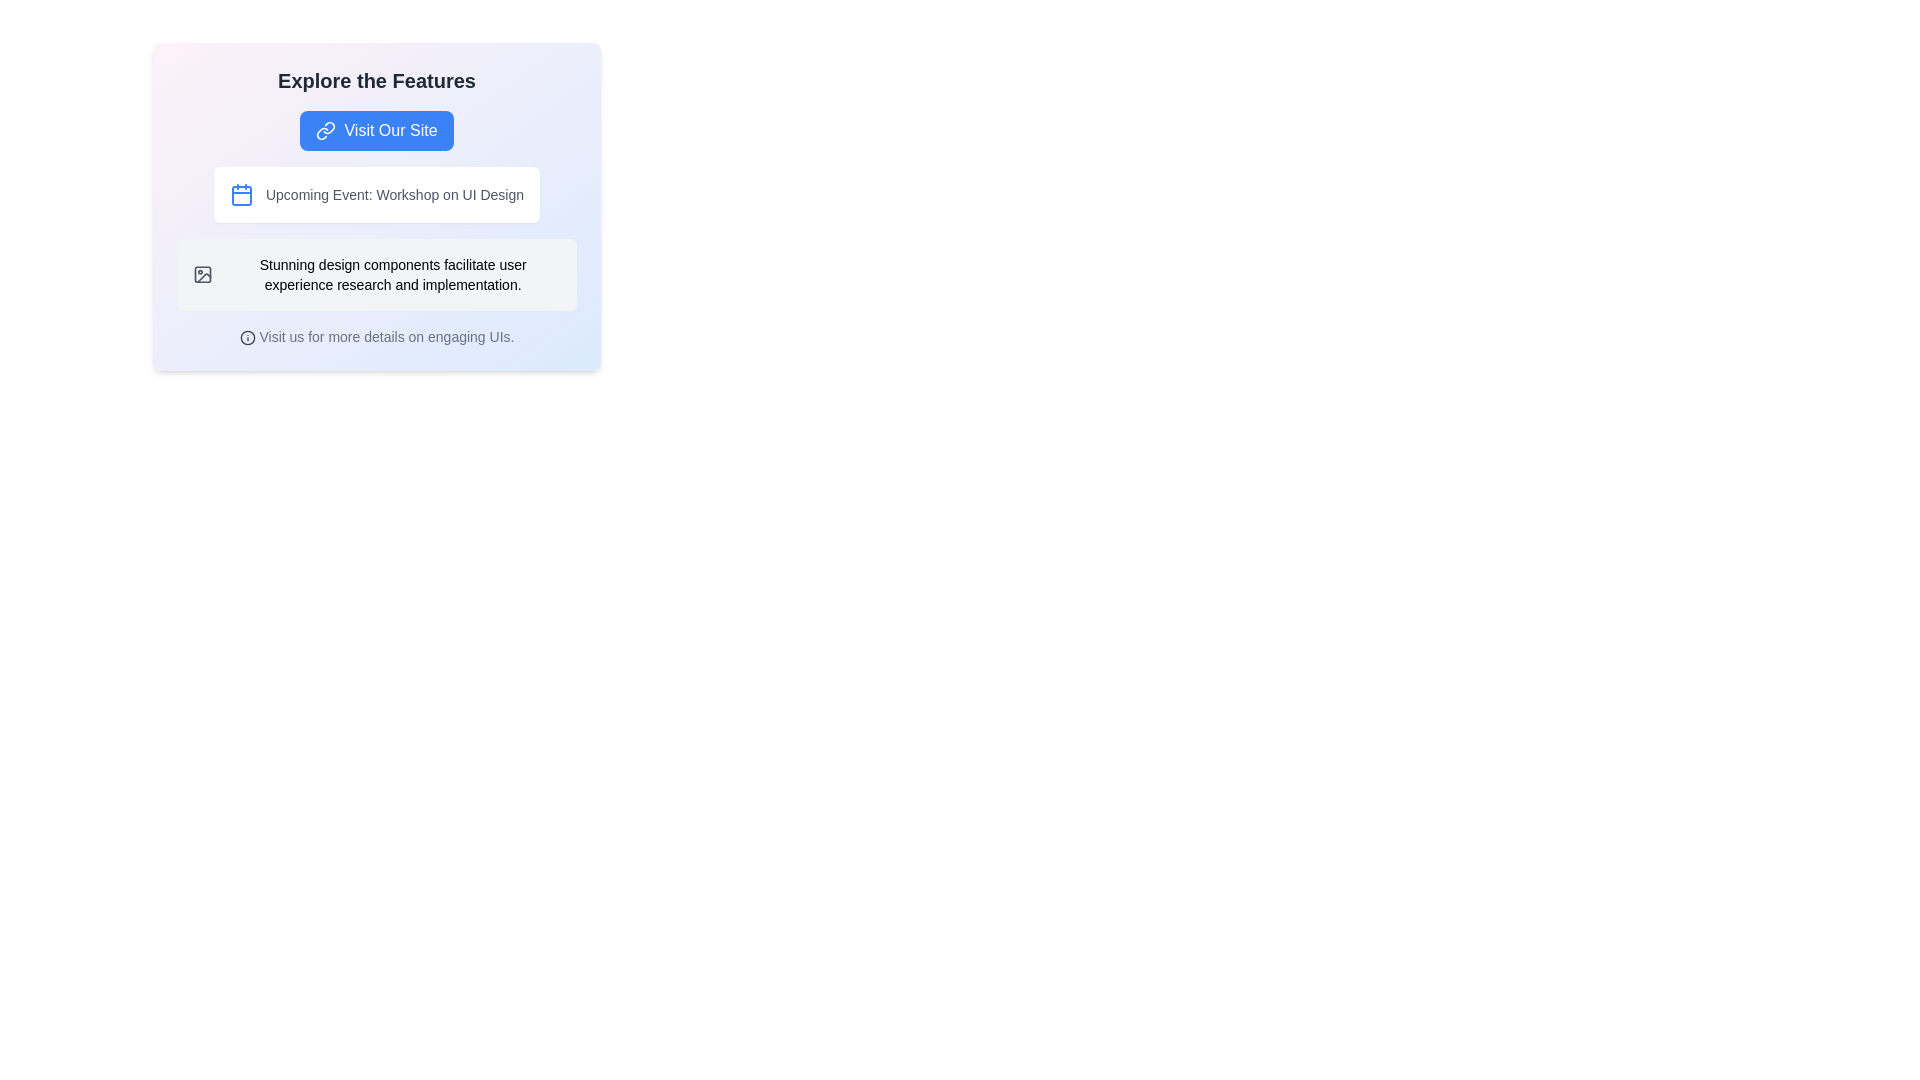 The height and width of the screenshot is (1080, 1920). Describe the element at coordinates (376, 131) in the screenshot. I see `the button located at the top of the 'Explore the Features' card` at that location.